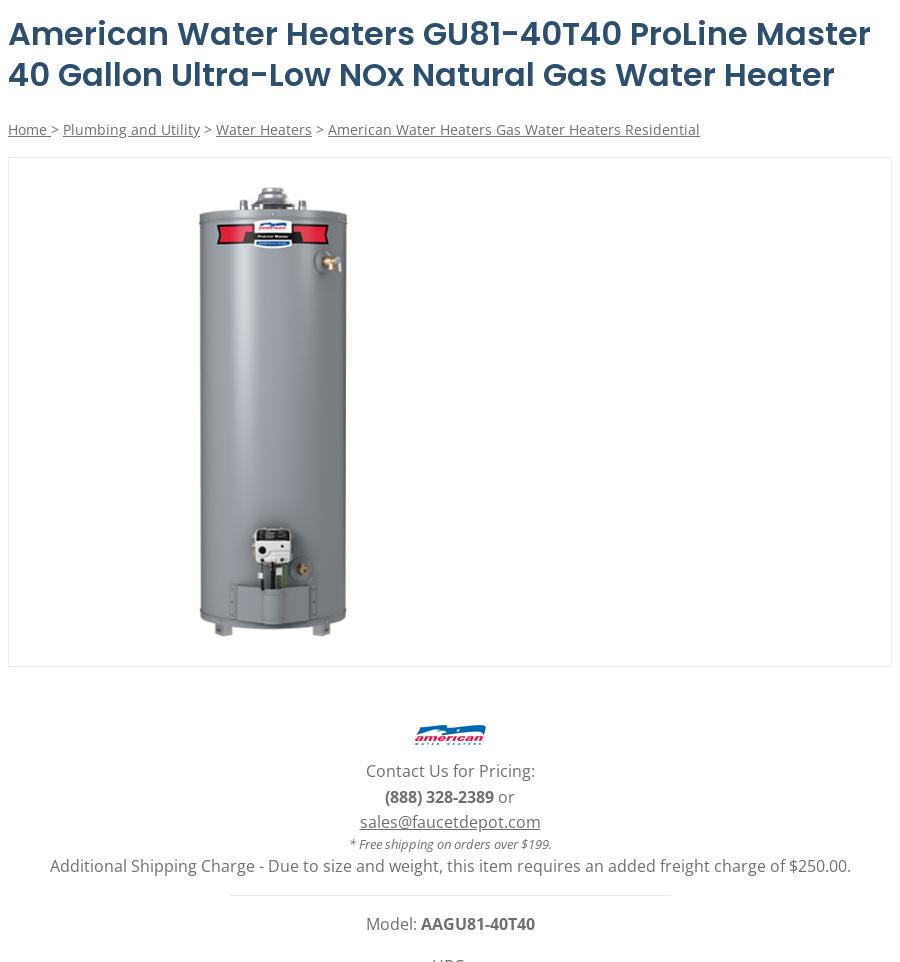  I want to click on '- Due to size and weight, this item requires an added freight charge of $250.00.', so click(553, 865).